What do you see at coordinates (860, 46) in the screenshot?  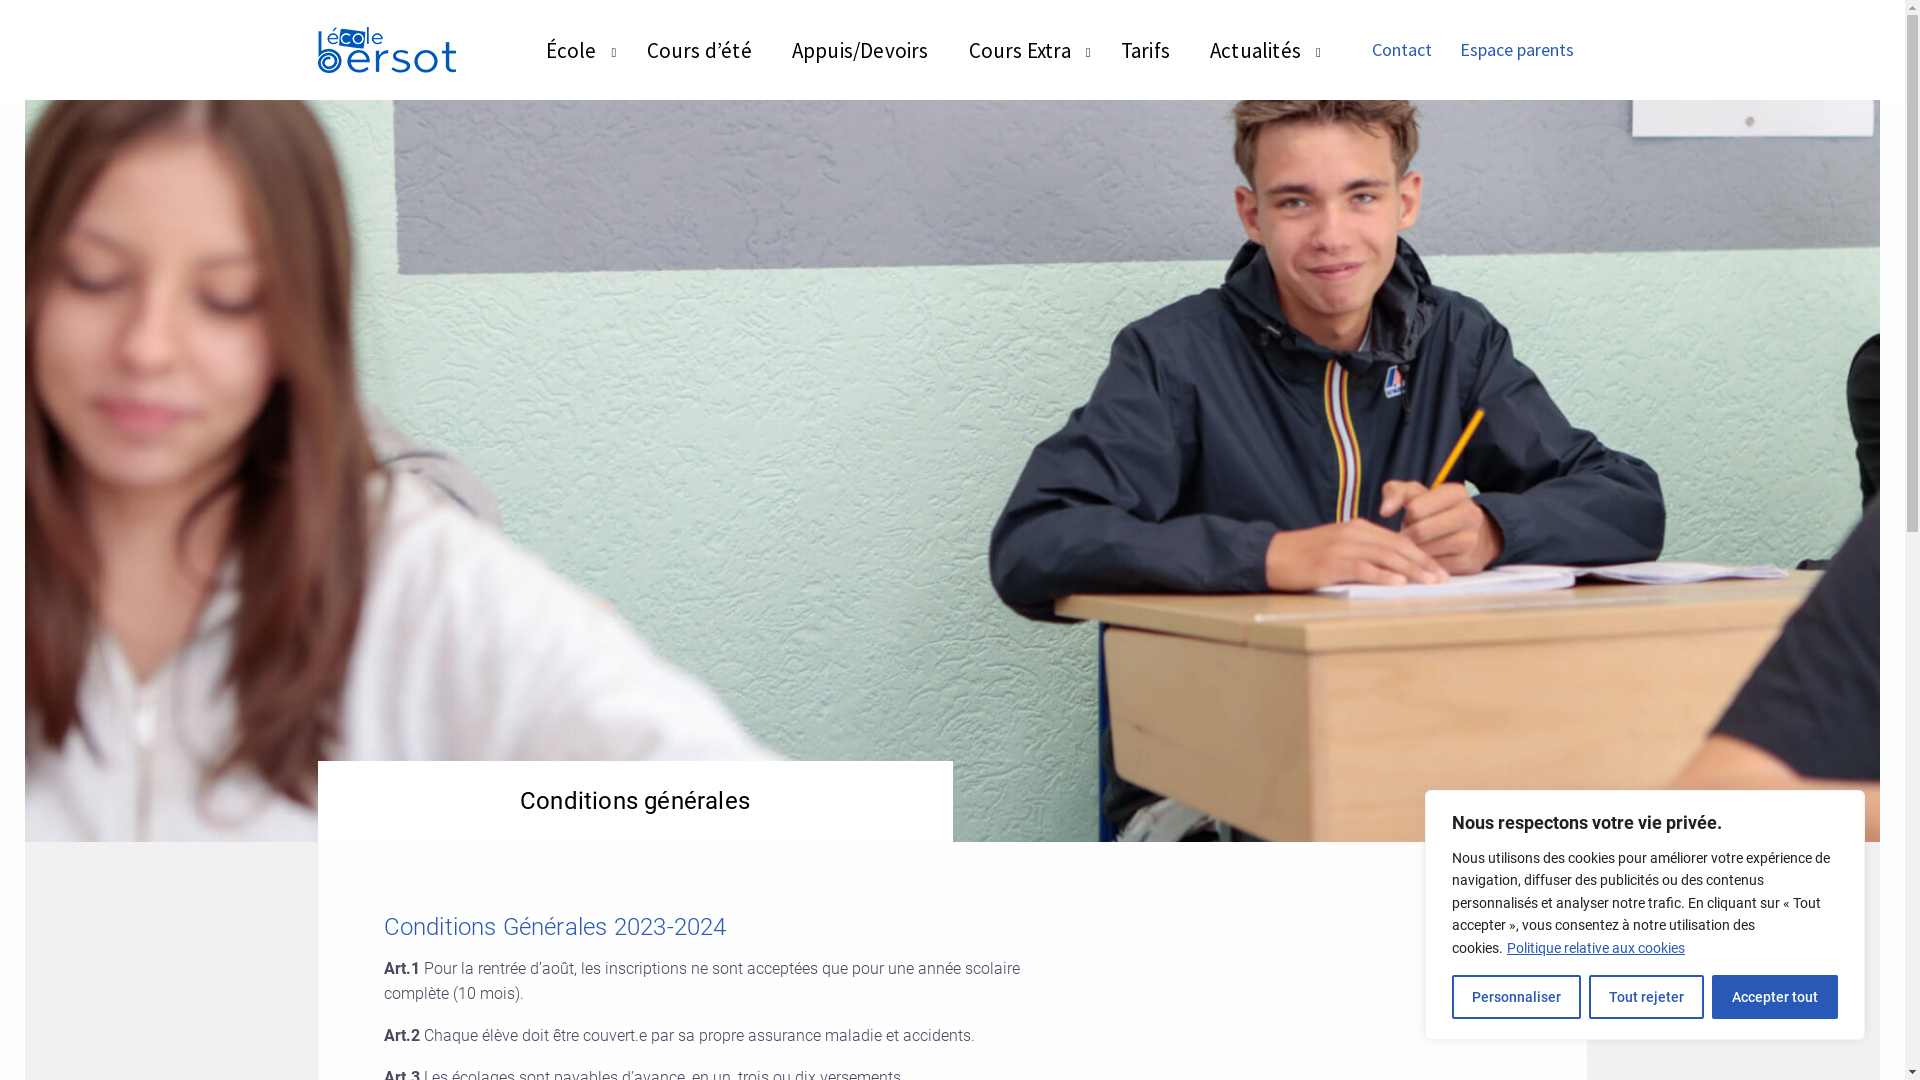 I see `'Appuis/Devoirs'` at bounding box center [860, 46].